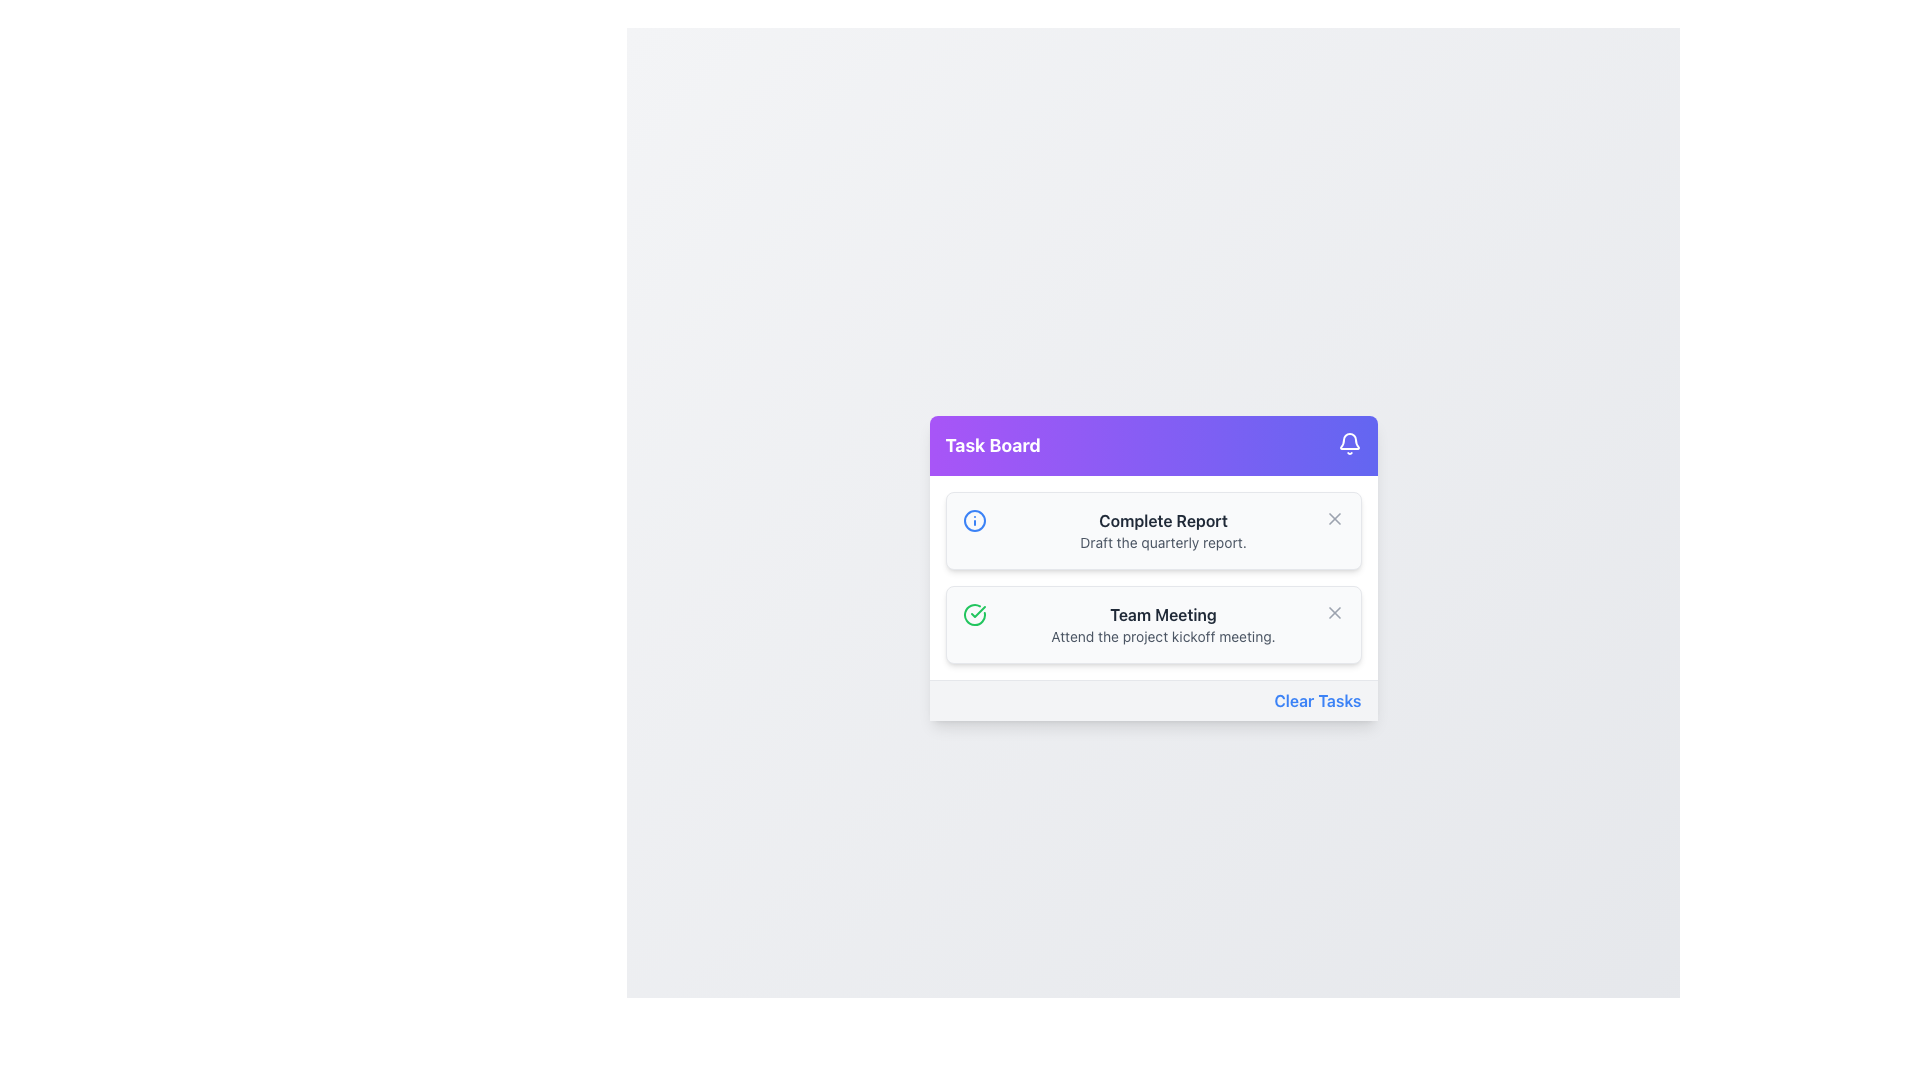 The image size is (1920, 1080). Describe the element at coordinates (1163, 636) in the screenshot. I see `the text snippet that reads 'Attend the project kickoff meeting.' which is styled in gray color and located within a task card interface, positioned below 'Team Meeting.'` at that location.